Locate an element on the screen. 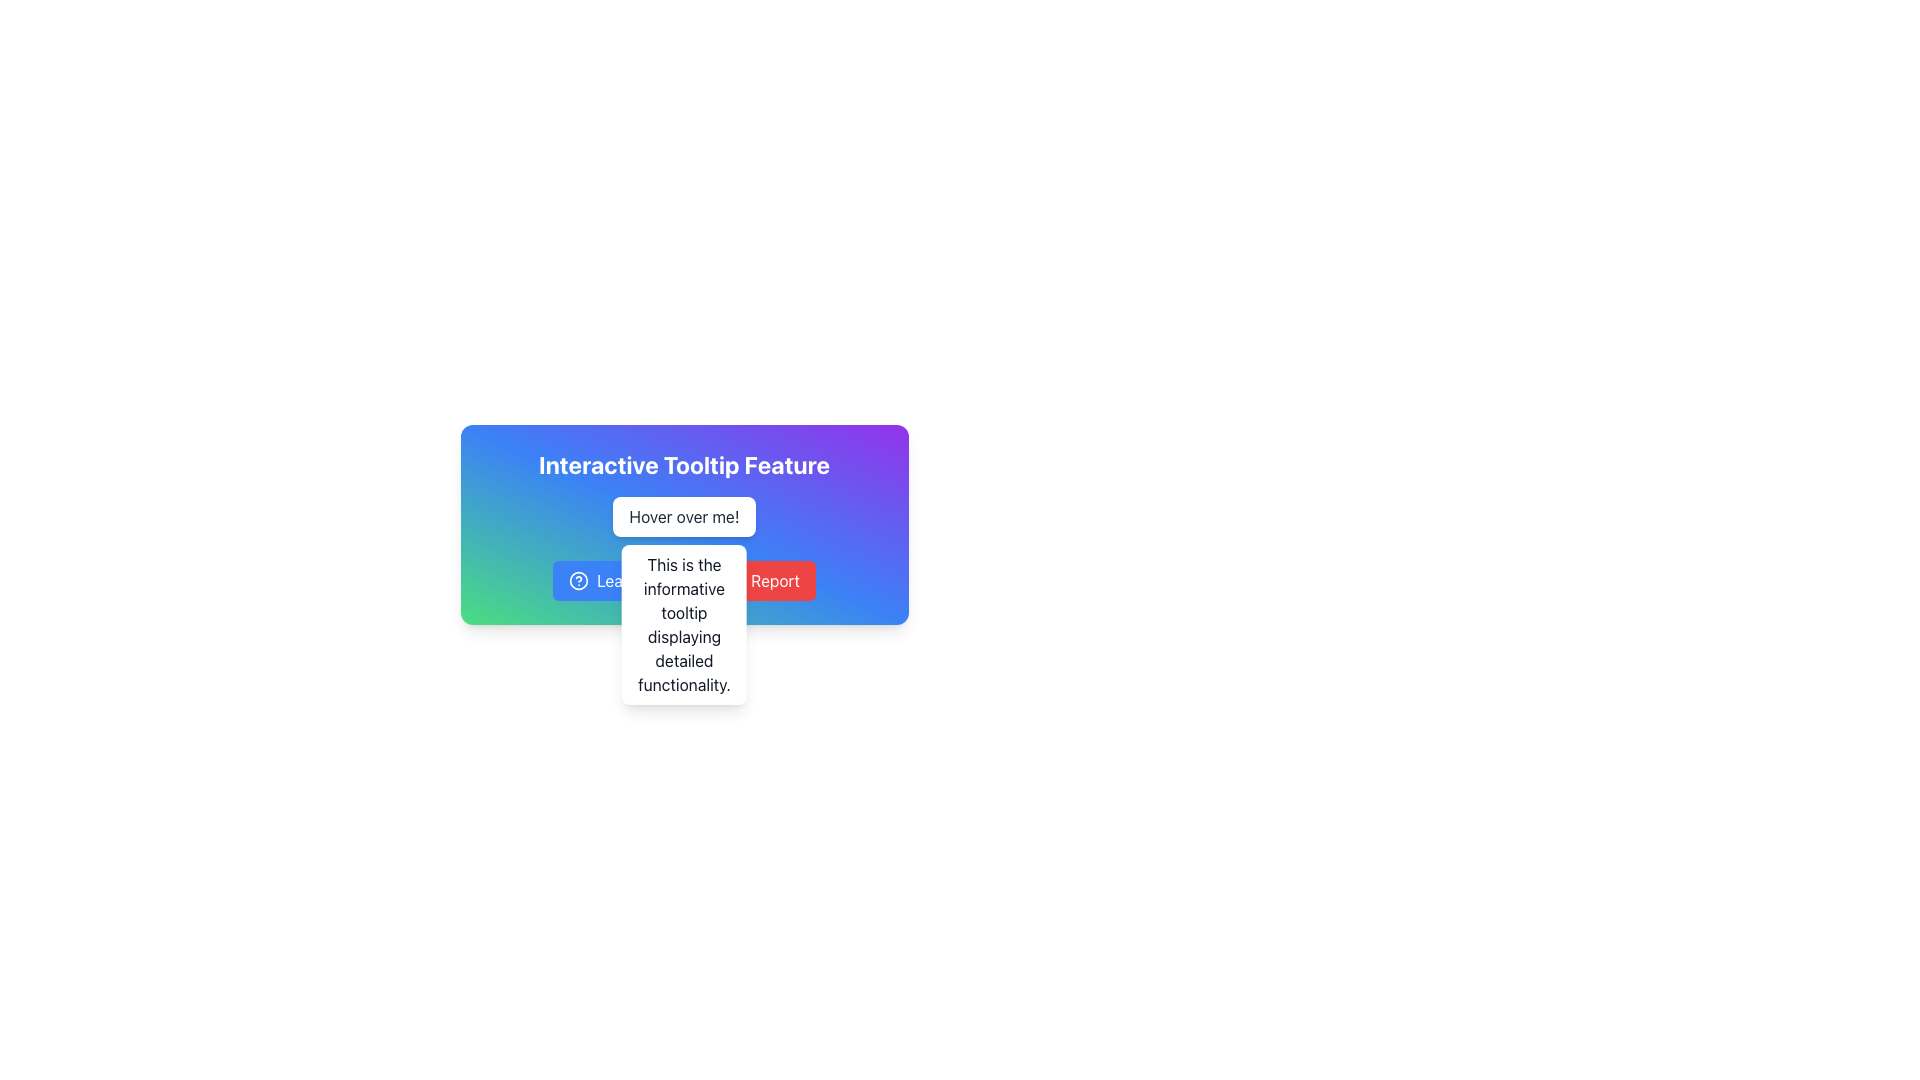 The width and height of the screenshot is (1920, 1080). the blue 'Learn More' button with a question mark icon to potentially reveal more options or a tooltip is located at coordinates (623, 581).